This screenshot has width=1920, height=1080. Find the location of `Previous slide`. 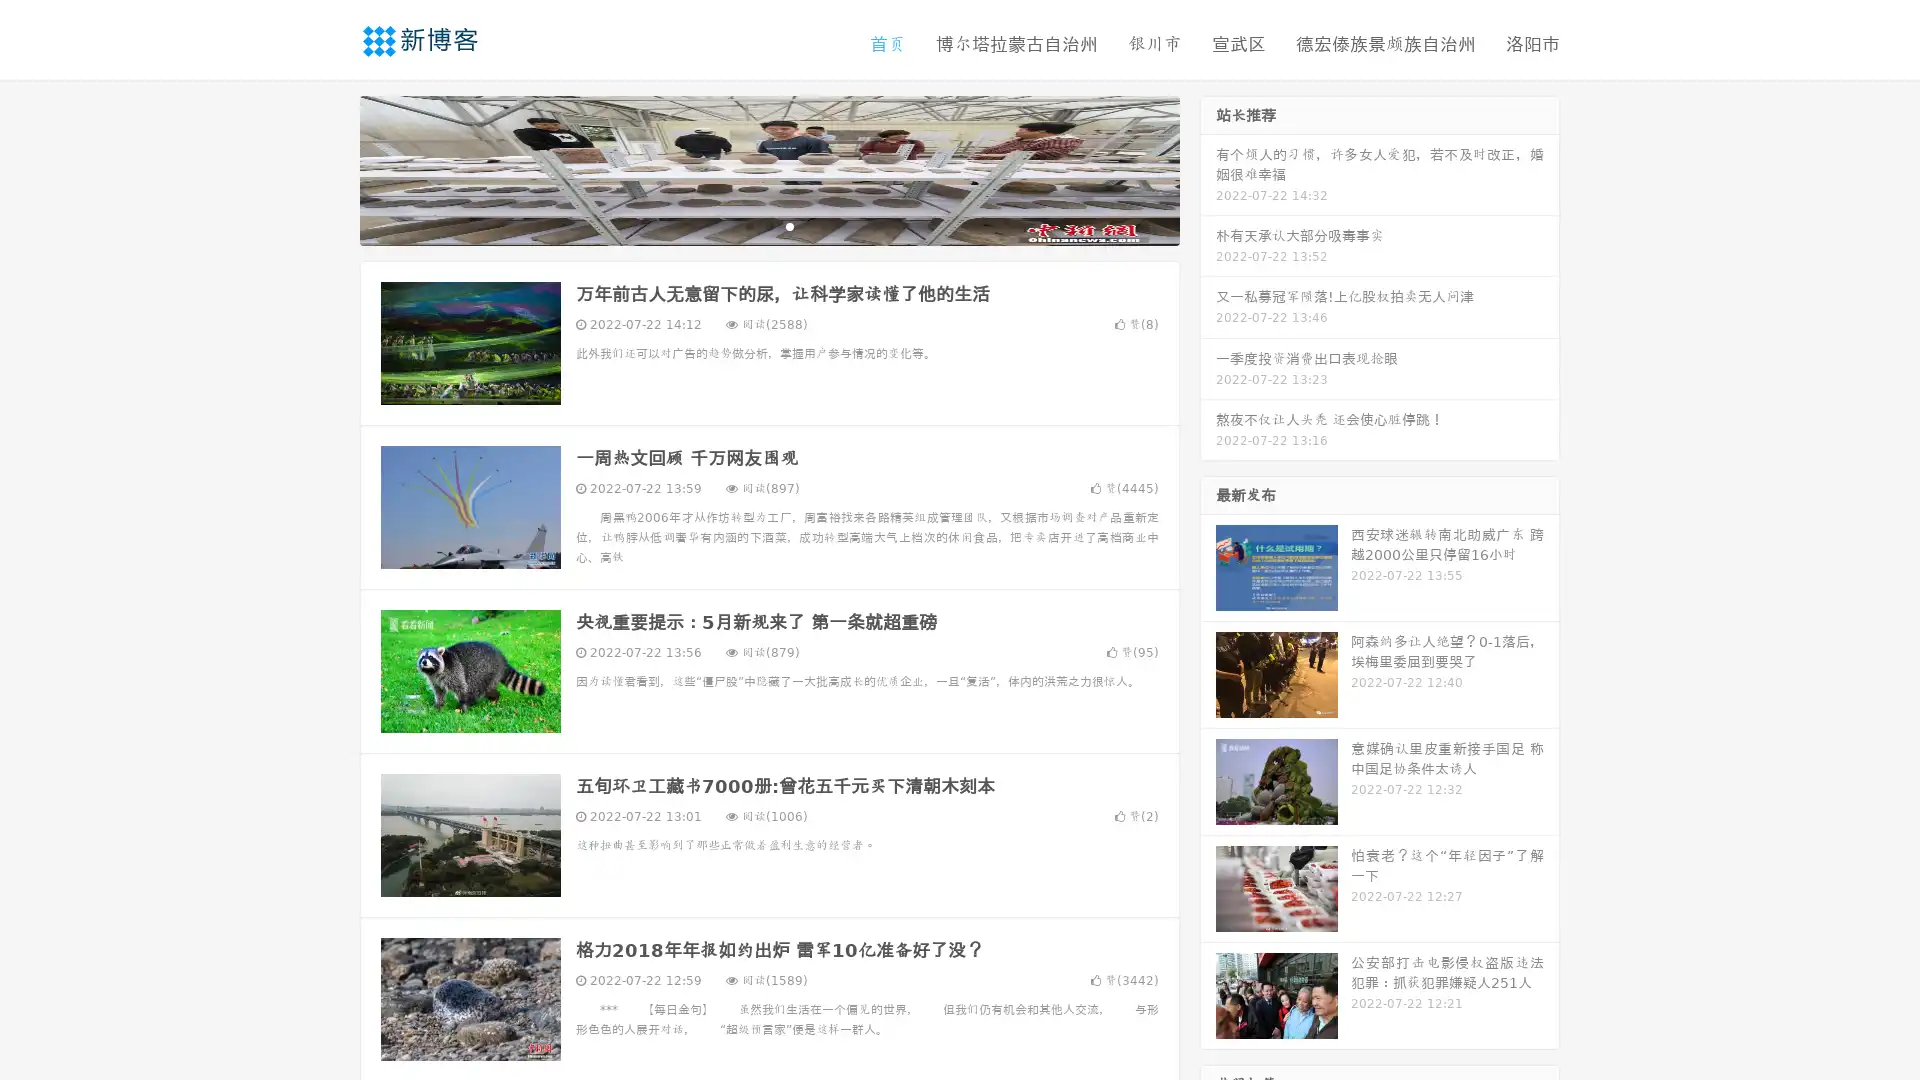

Previous slide is located at coordinates (330, 168).